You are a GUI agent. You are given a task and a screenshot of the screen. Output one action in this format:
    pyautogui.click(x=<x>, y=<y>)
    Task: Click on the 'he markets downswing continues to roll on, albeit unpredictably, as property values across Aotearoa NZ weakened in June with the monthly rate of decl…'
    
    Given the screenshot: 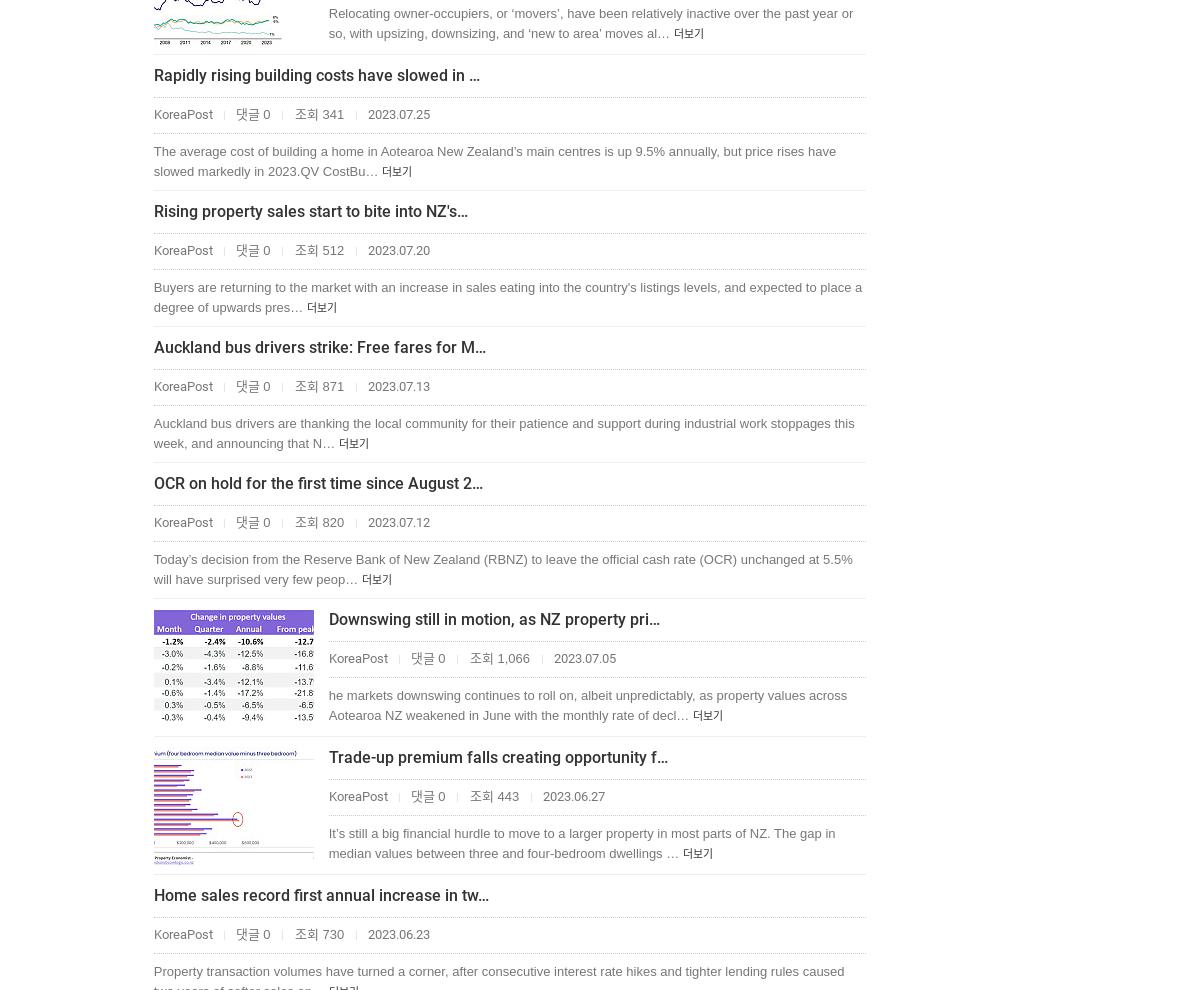 What is the action you would take?
    pyautogui.click(x=586, y=704)
    